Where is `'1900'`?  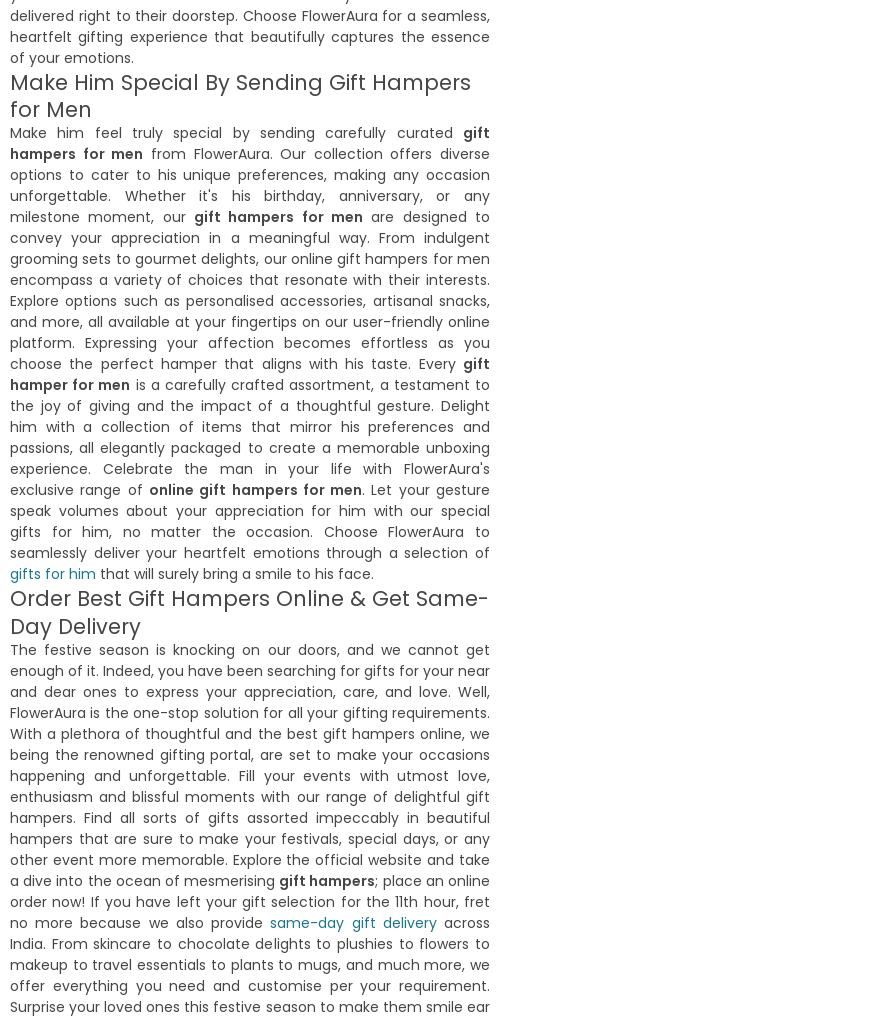
'1900' is located at coordinates (29, 837).